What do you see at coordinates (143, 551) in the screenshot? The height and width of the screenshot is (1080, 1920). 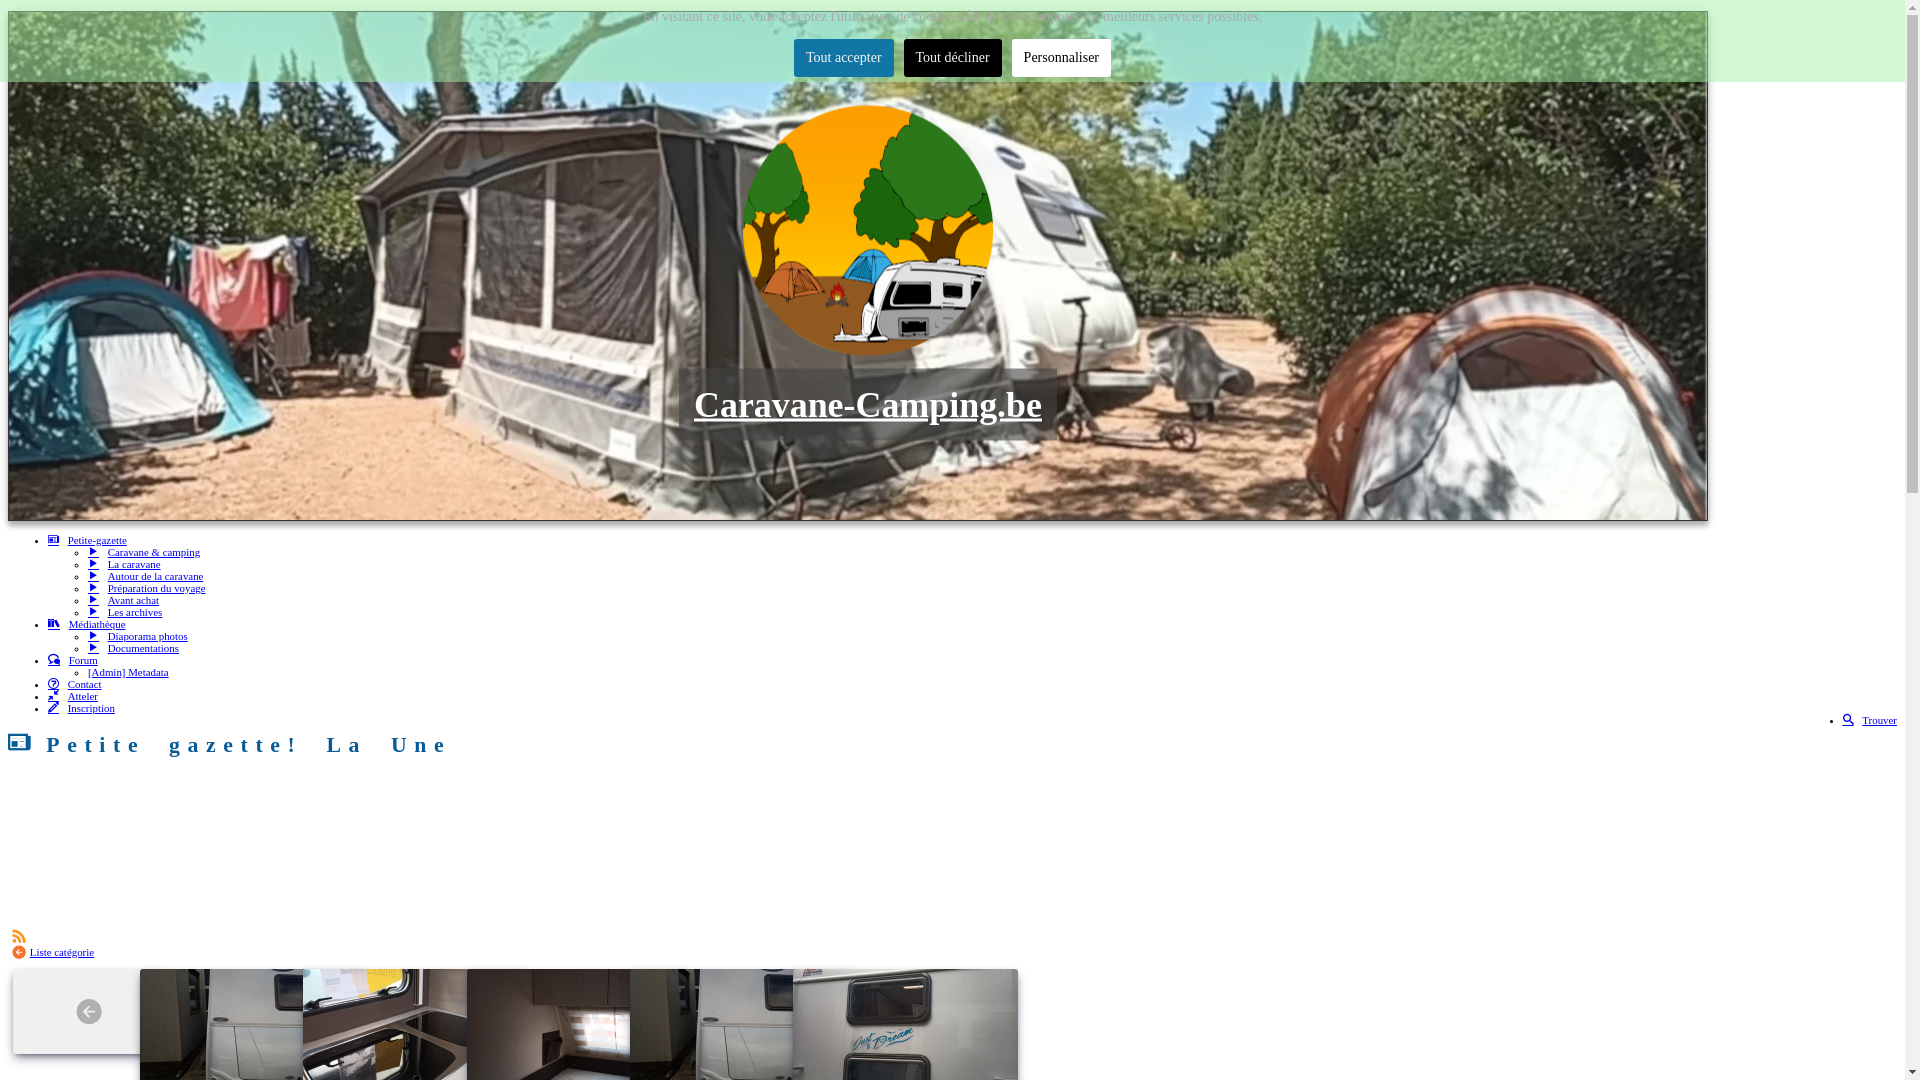 I see `'Caravane & camping'` at bounding box center [143, 551].